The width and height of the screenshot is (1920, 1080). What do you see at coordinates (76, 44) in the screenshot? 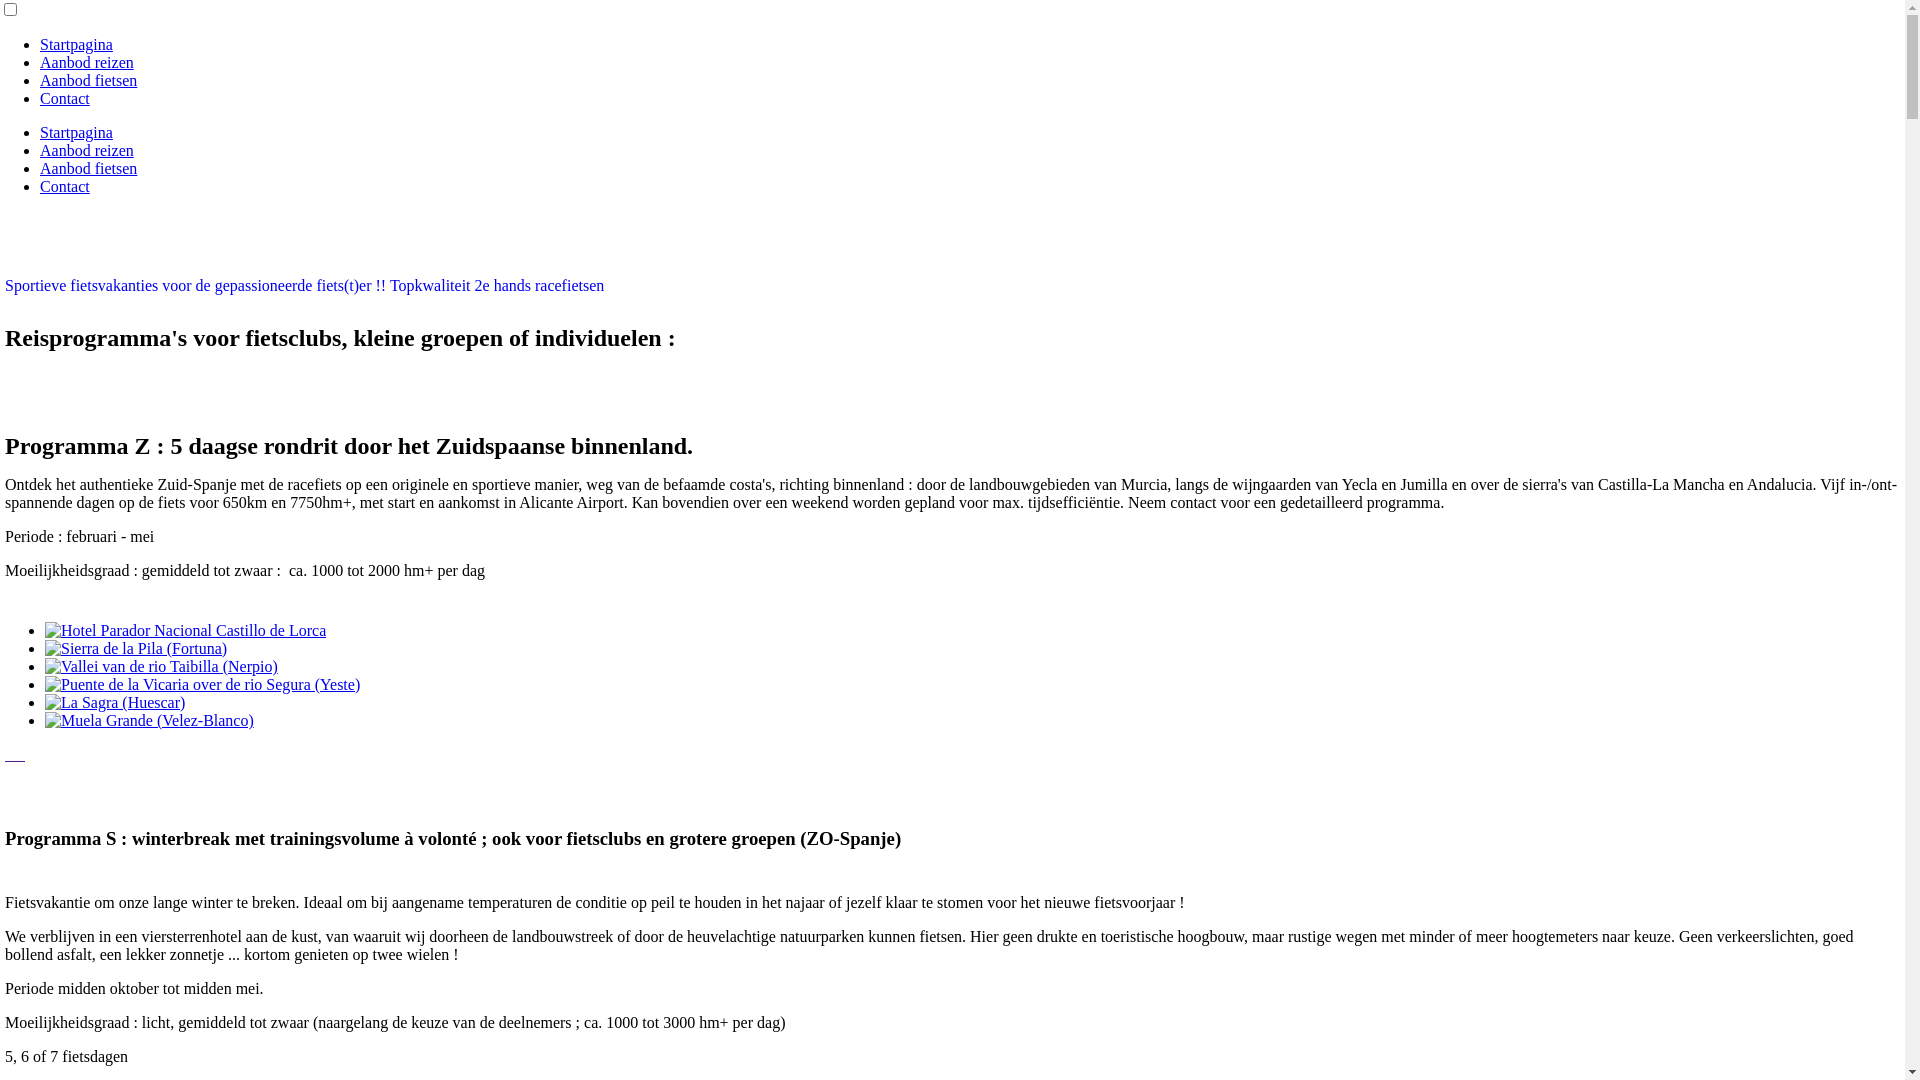
I see `'Startpagina'` at bounding box center [76, 44].